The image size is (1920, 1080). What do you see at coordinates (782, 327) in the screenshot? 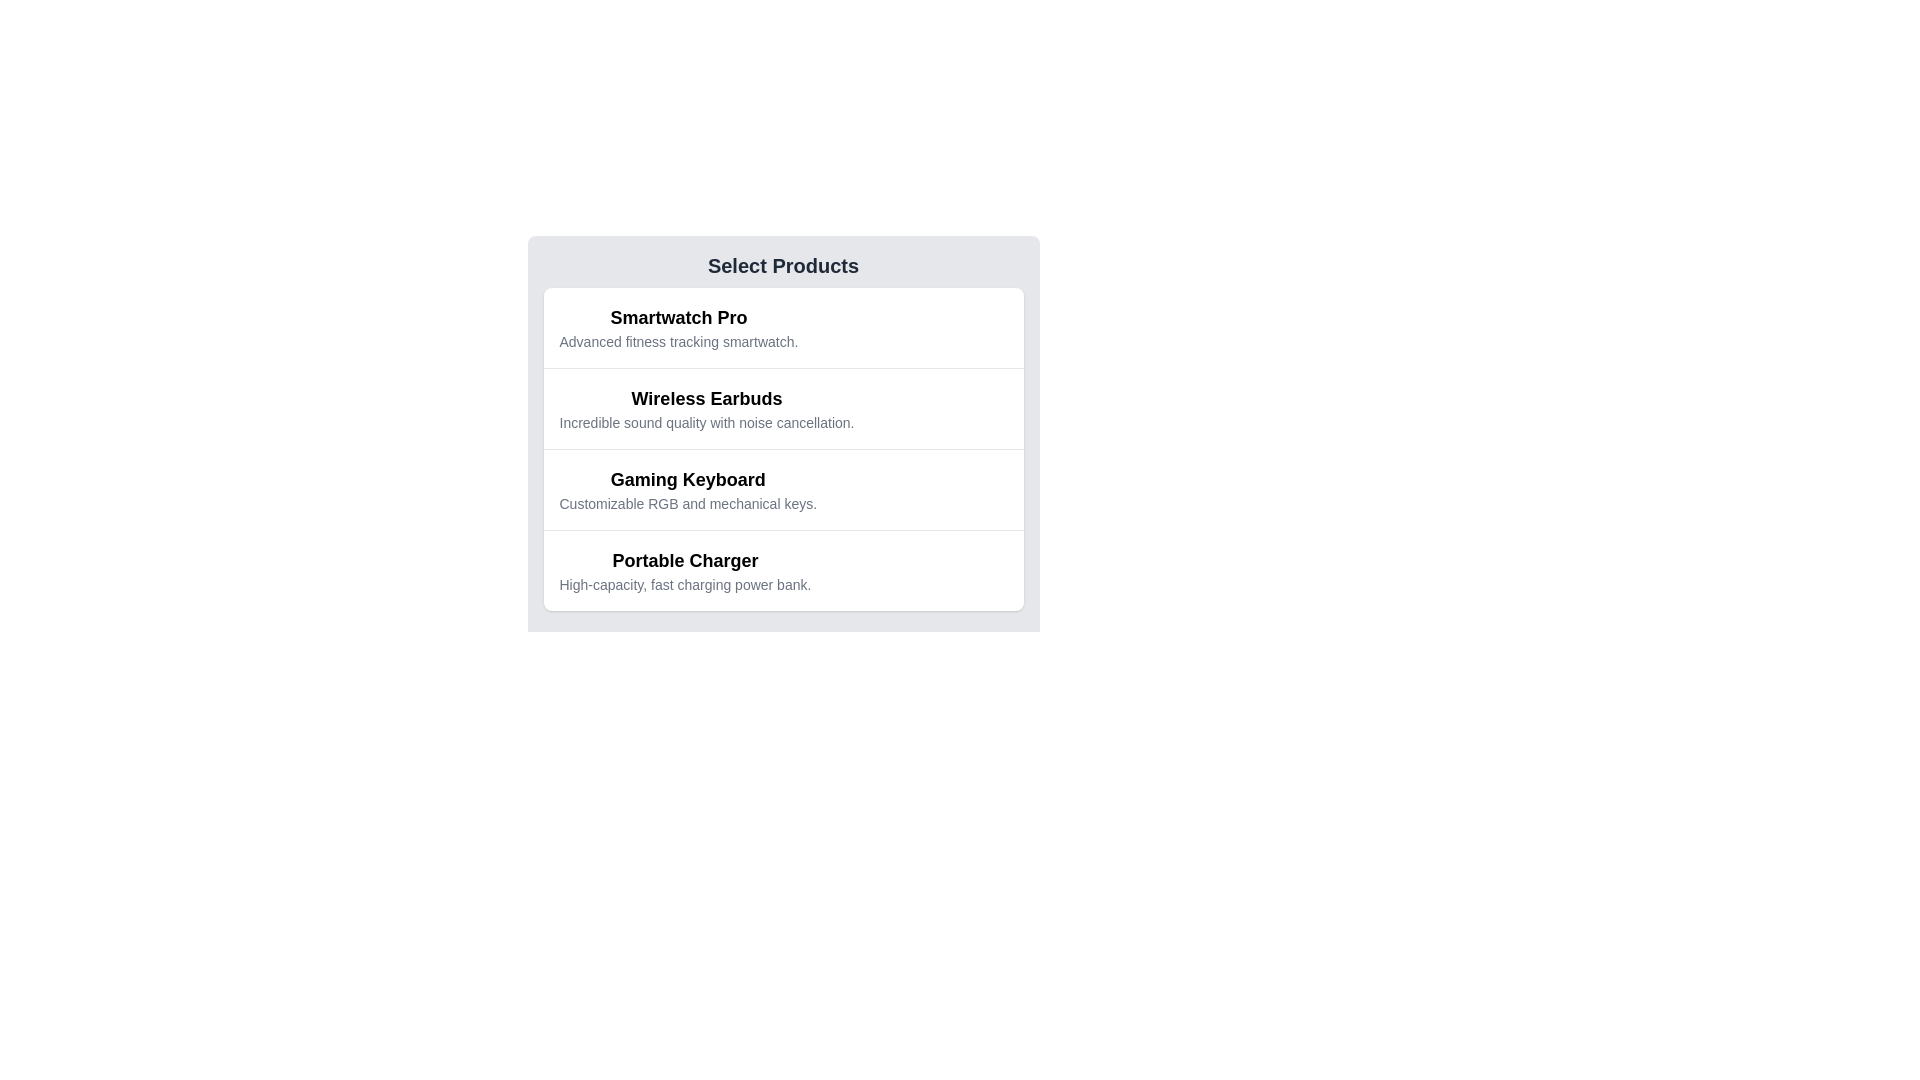
I see `the first product entry in the list` at bounding box center [782, 327].